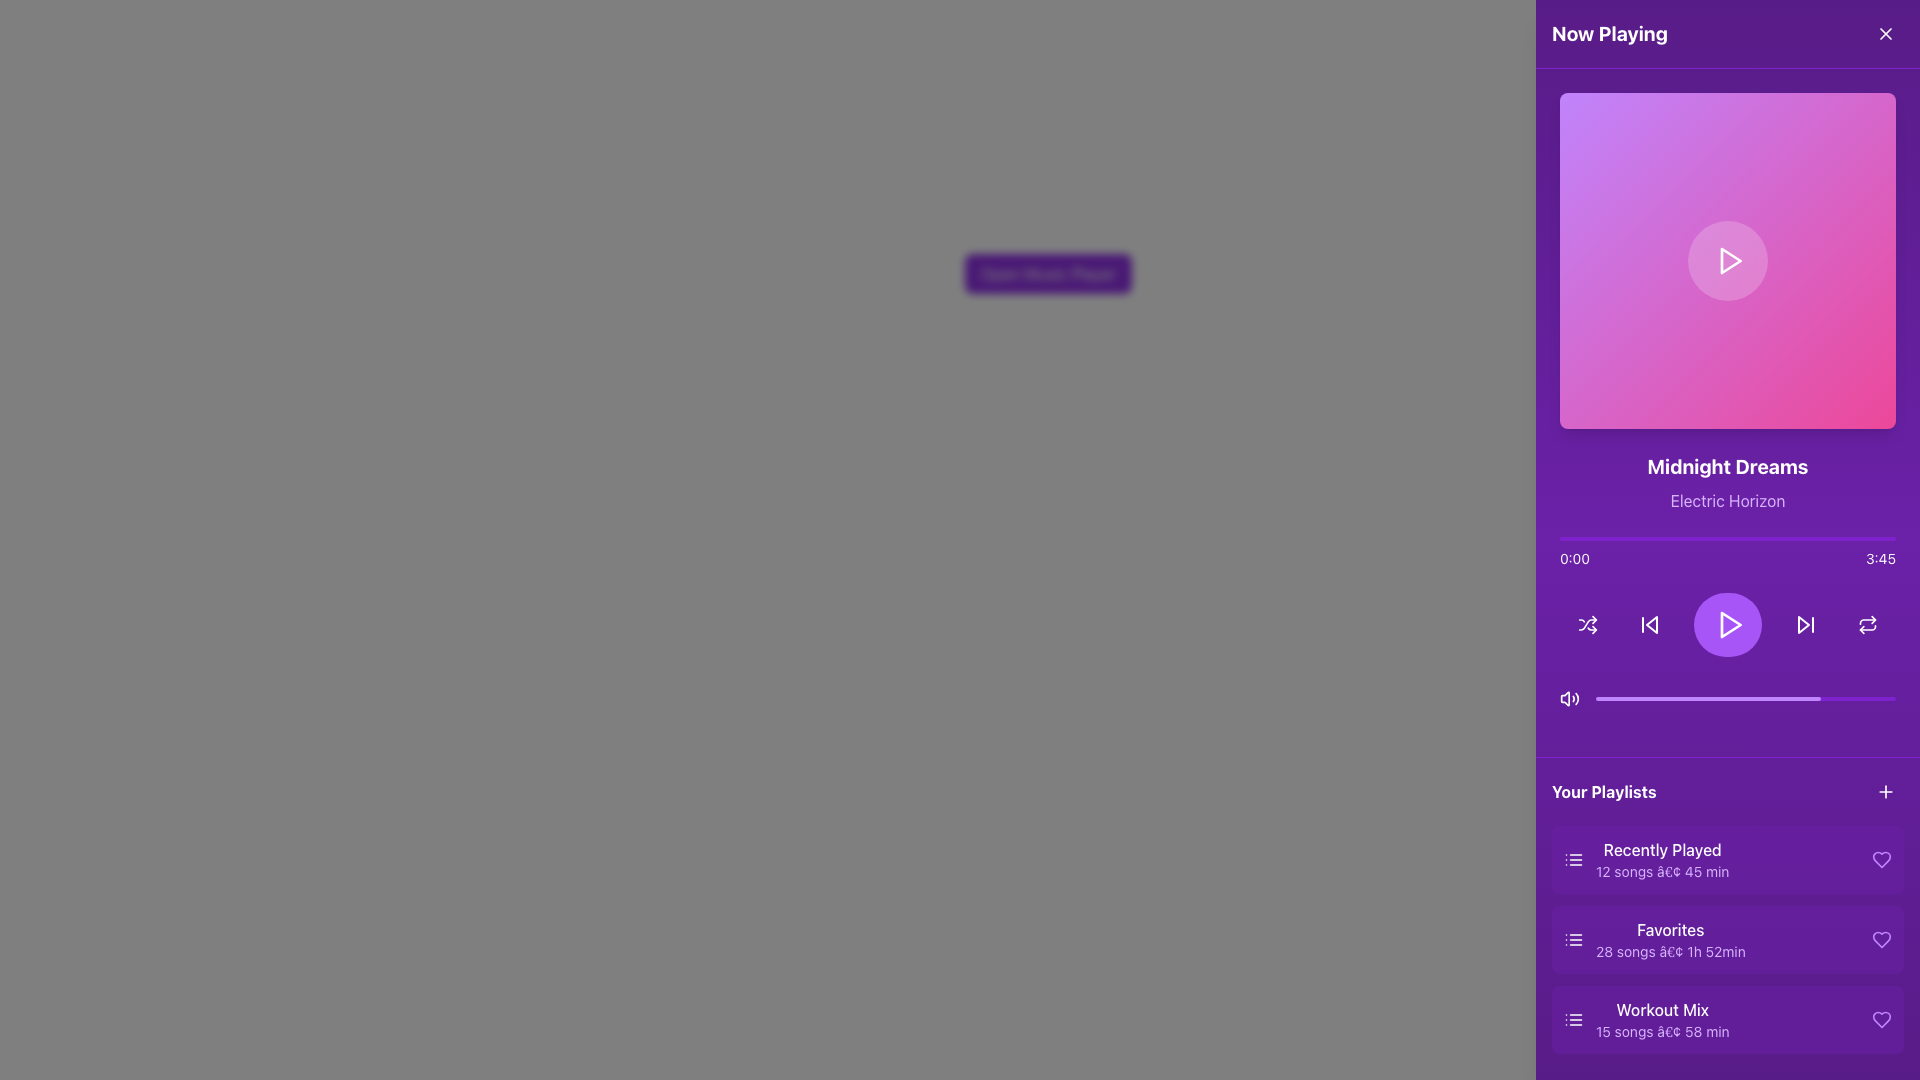  Describe the element at coordinates (1745, 697) in the screenshot. I see `the horizontal progress bar with rounded edges and deep purple color located in the 'Now Playing' interface, positioned beneath the playback buttons and above the playlist section` at that location.